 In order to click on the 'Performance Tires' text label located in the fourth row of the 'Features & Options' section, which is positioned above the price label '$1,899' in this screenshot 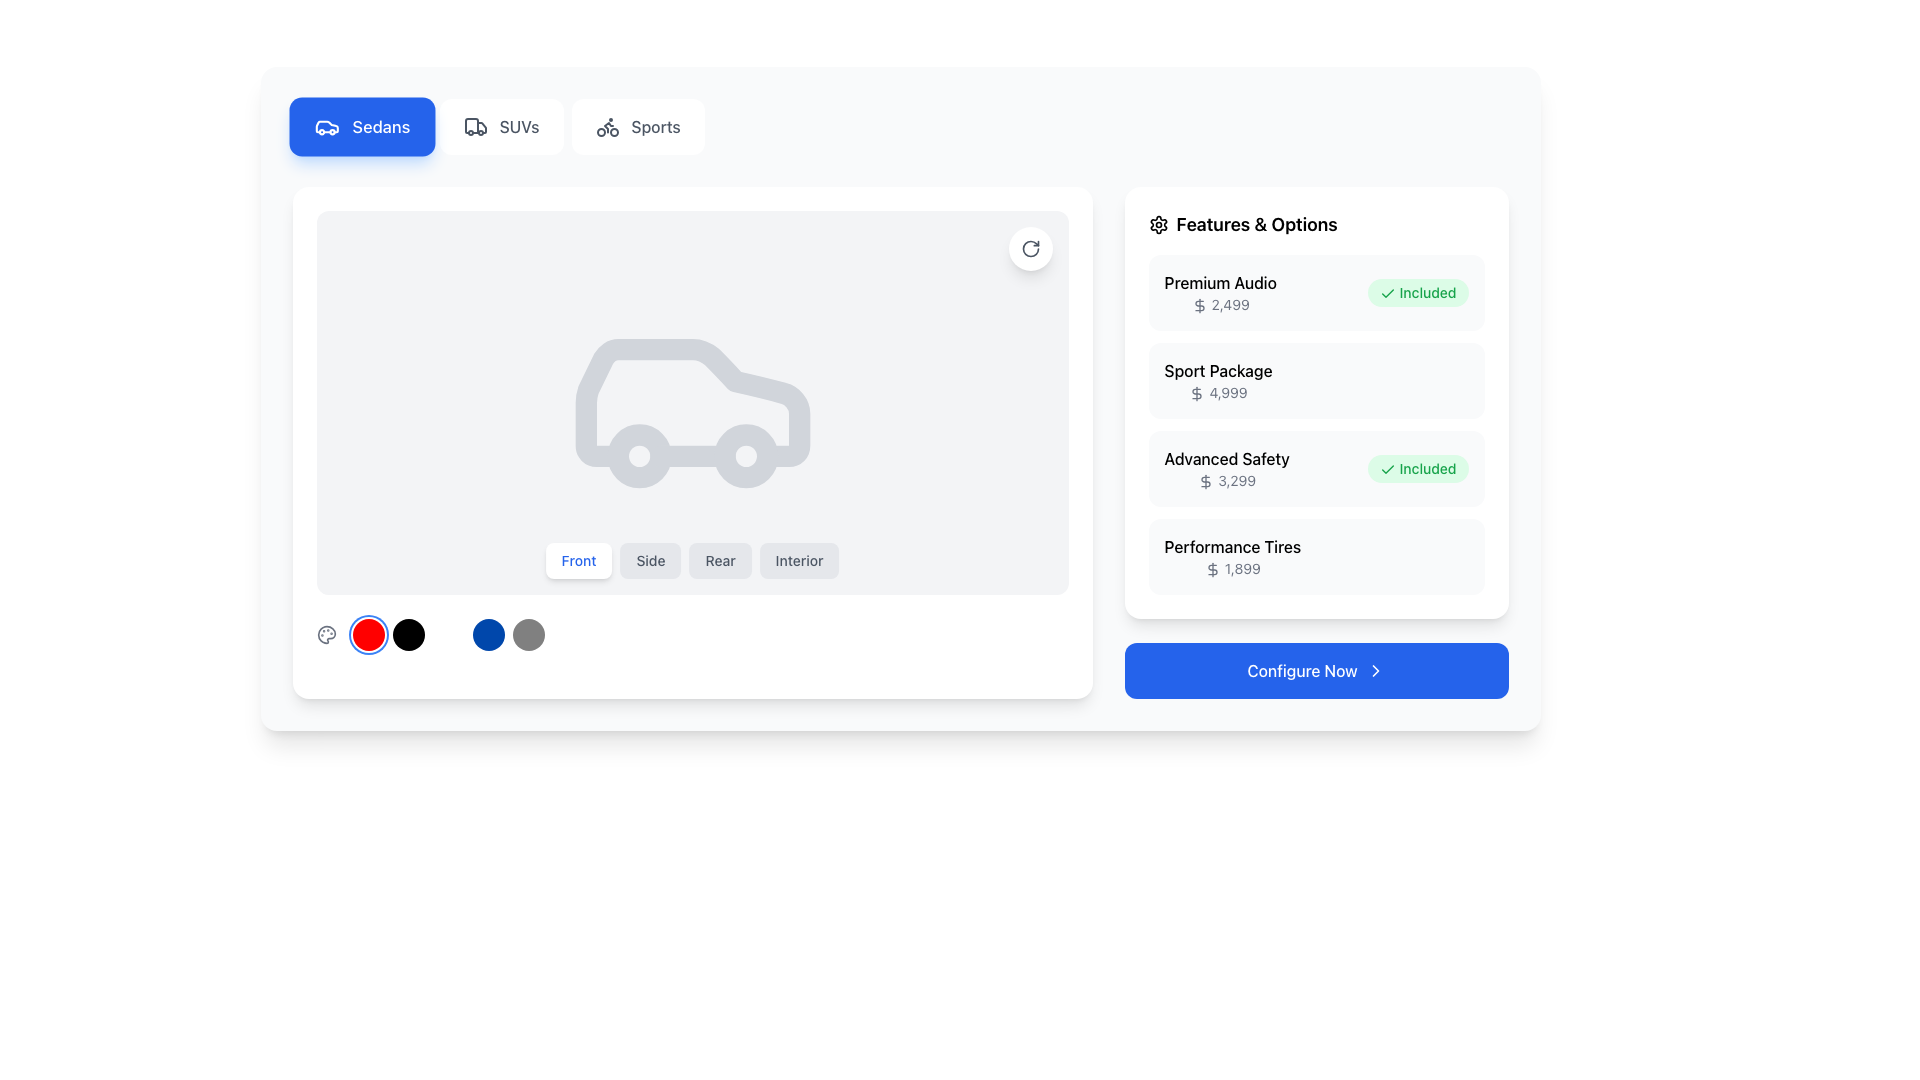, I will do `click(1231, 547)`.